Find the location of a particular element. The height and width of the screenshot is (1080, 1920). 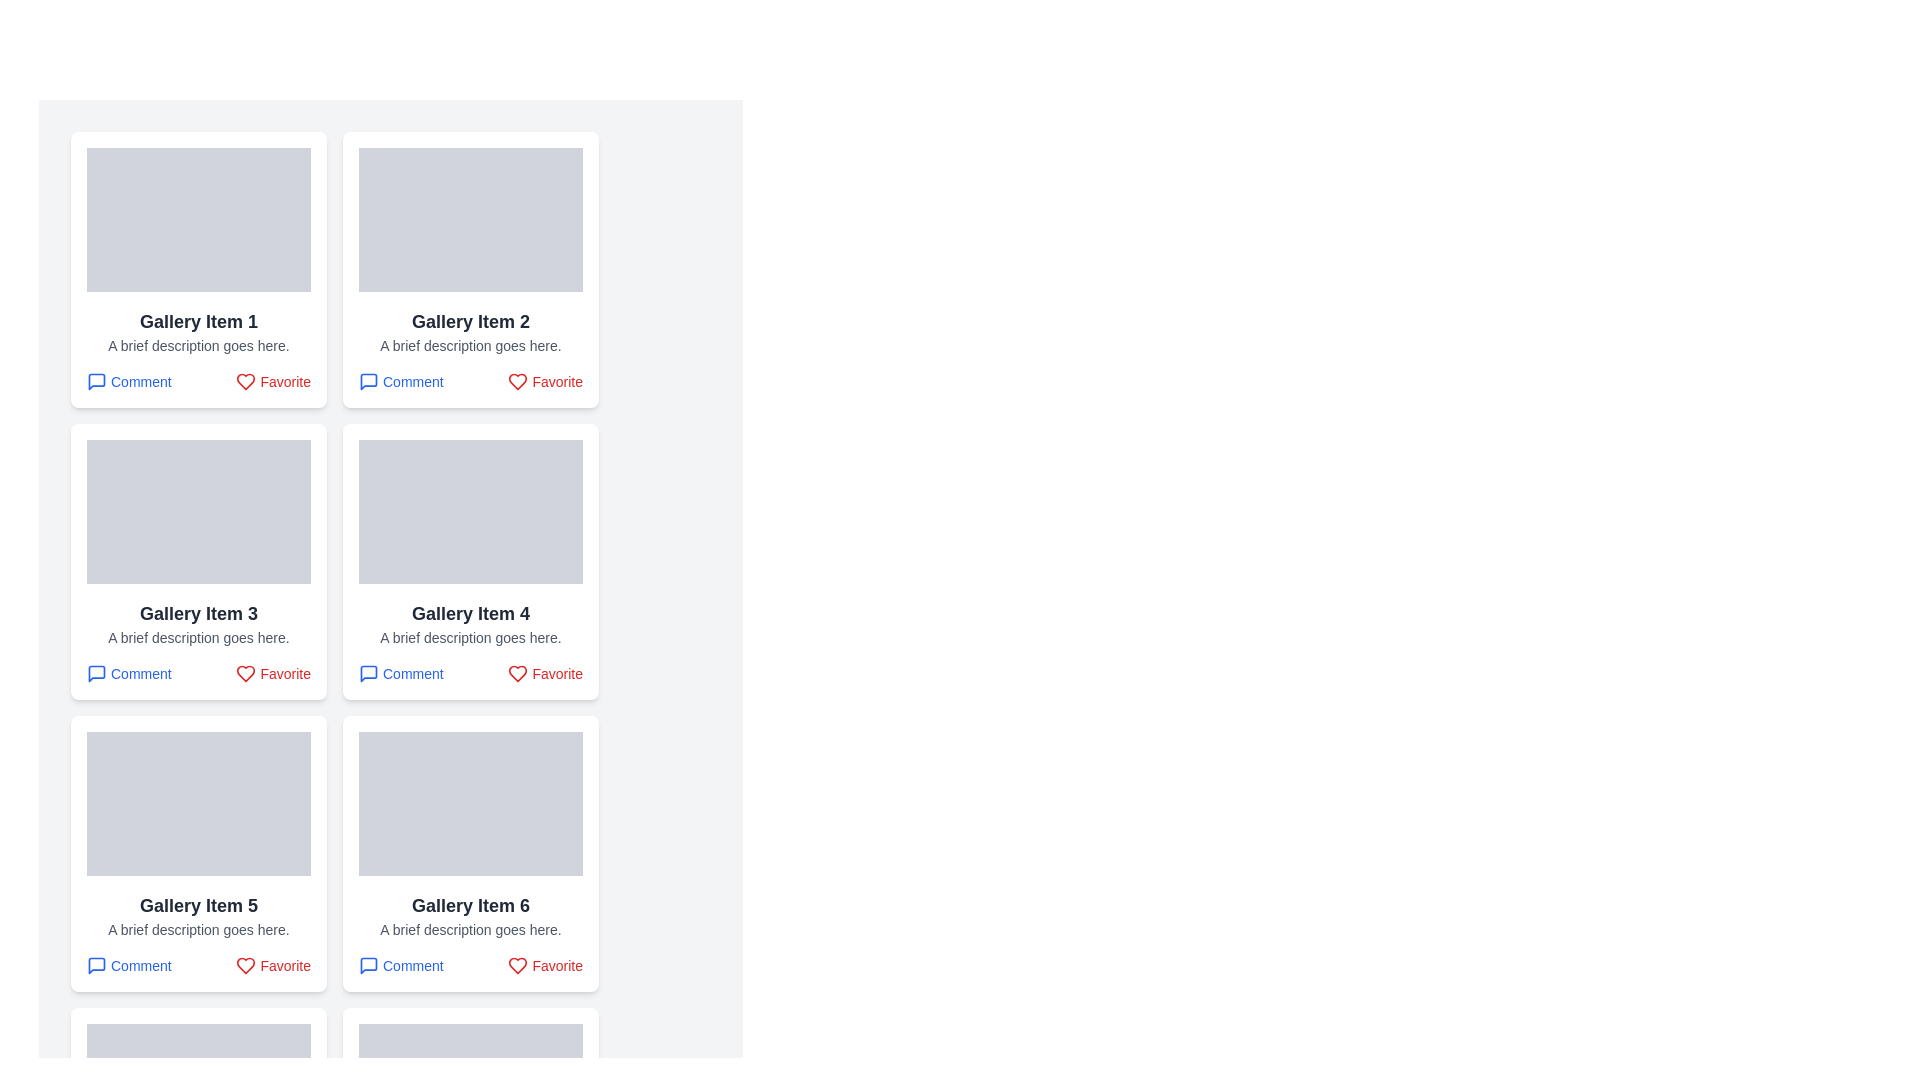

the button located at the bottom-left corner of the card labeled 'Gallery Item 3' is located at coordinates (128, 674).